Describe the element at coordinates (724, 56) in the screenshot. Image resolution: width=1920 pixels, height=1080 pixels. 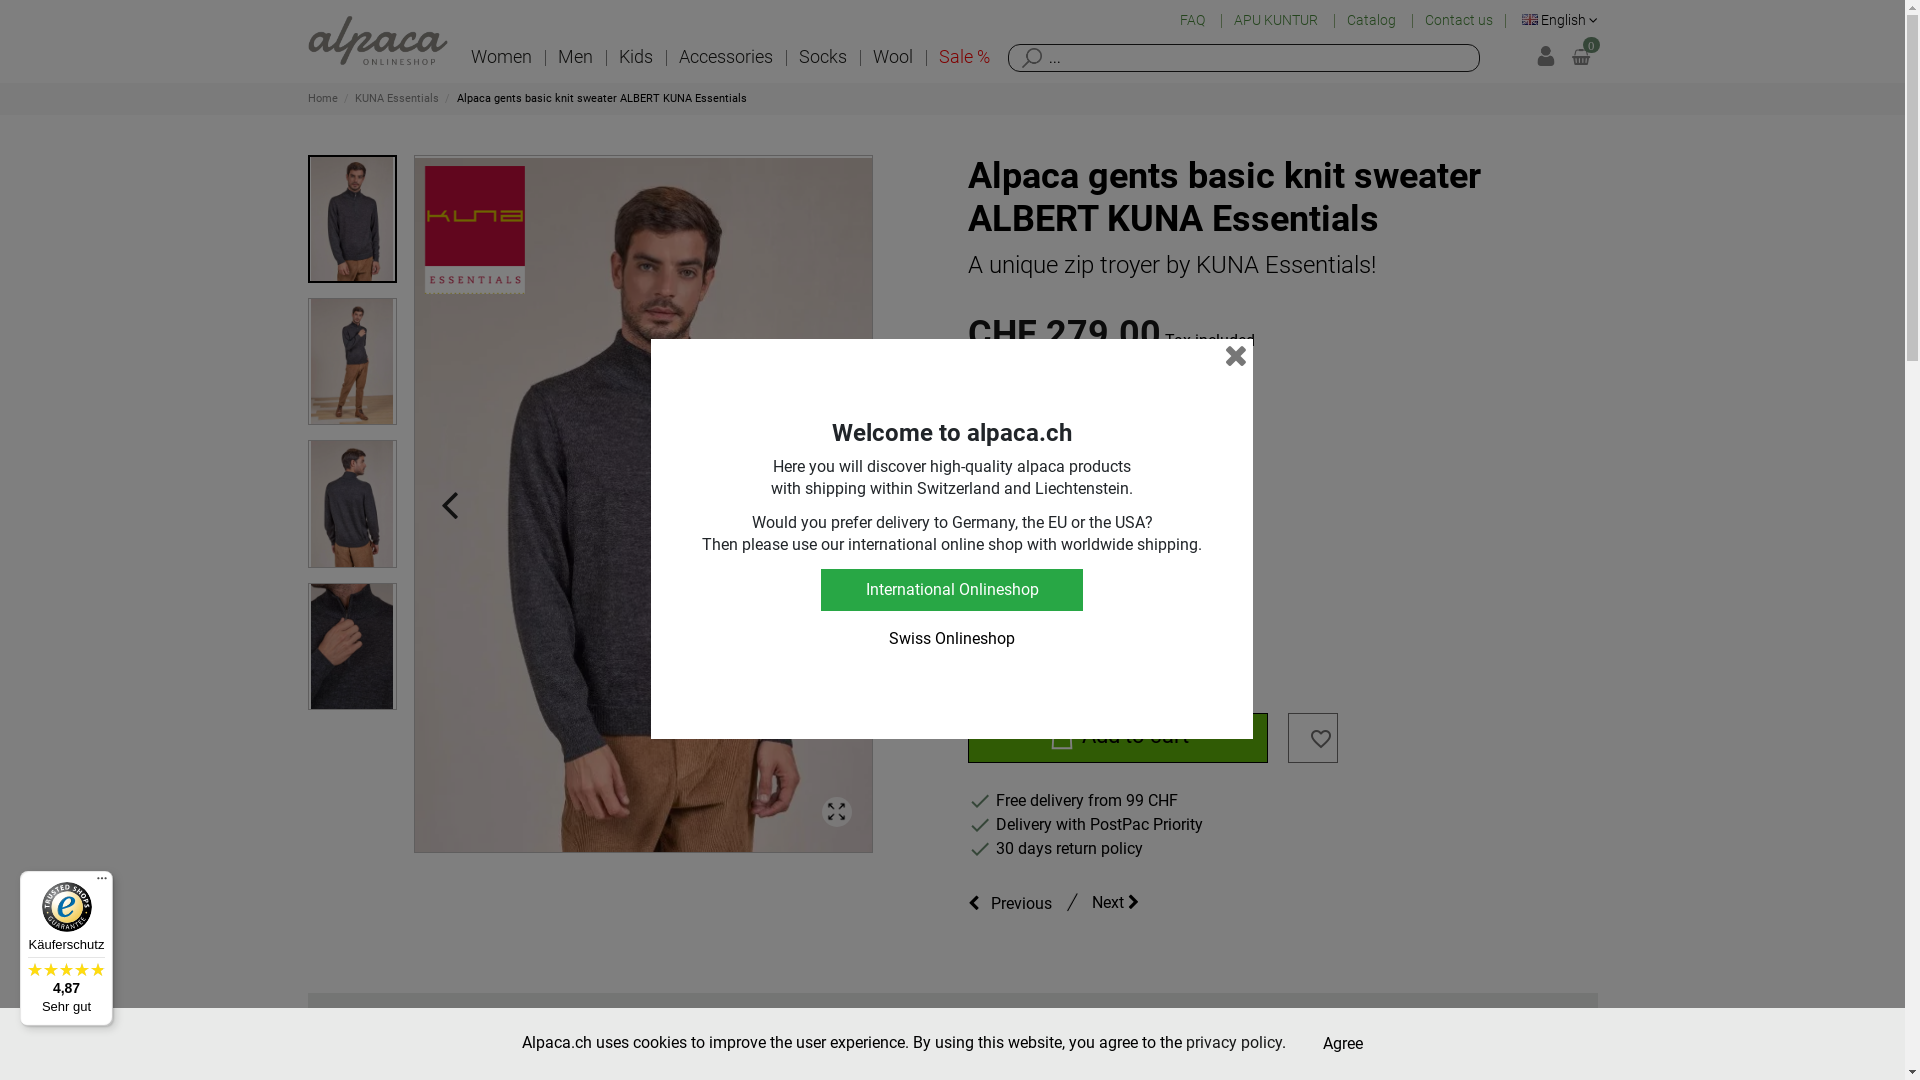
I see `'Accessories'` at that location.